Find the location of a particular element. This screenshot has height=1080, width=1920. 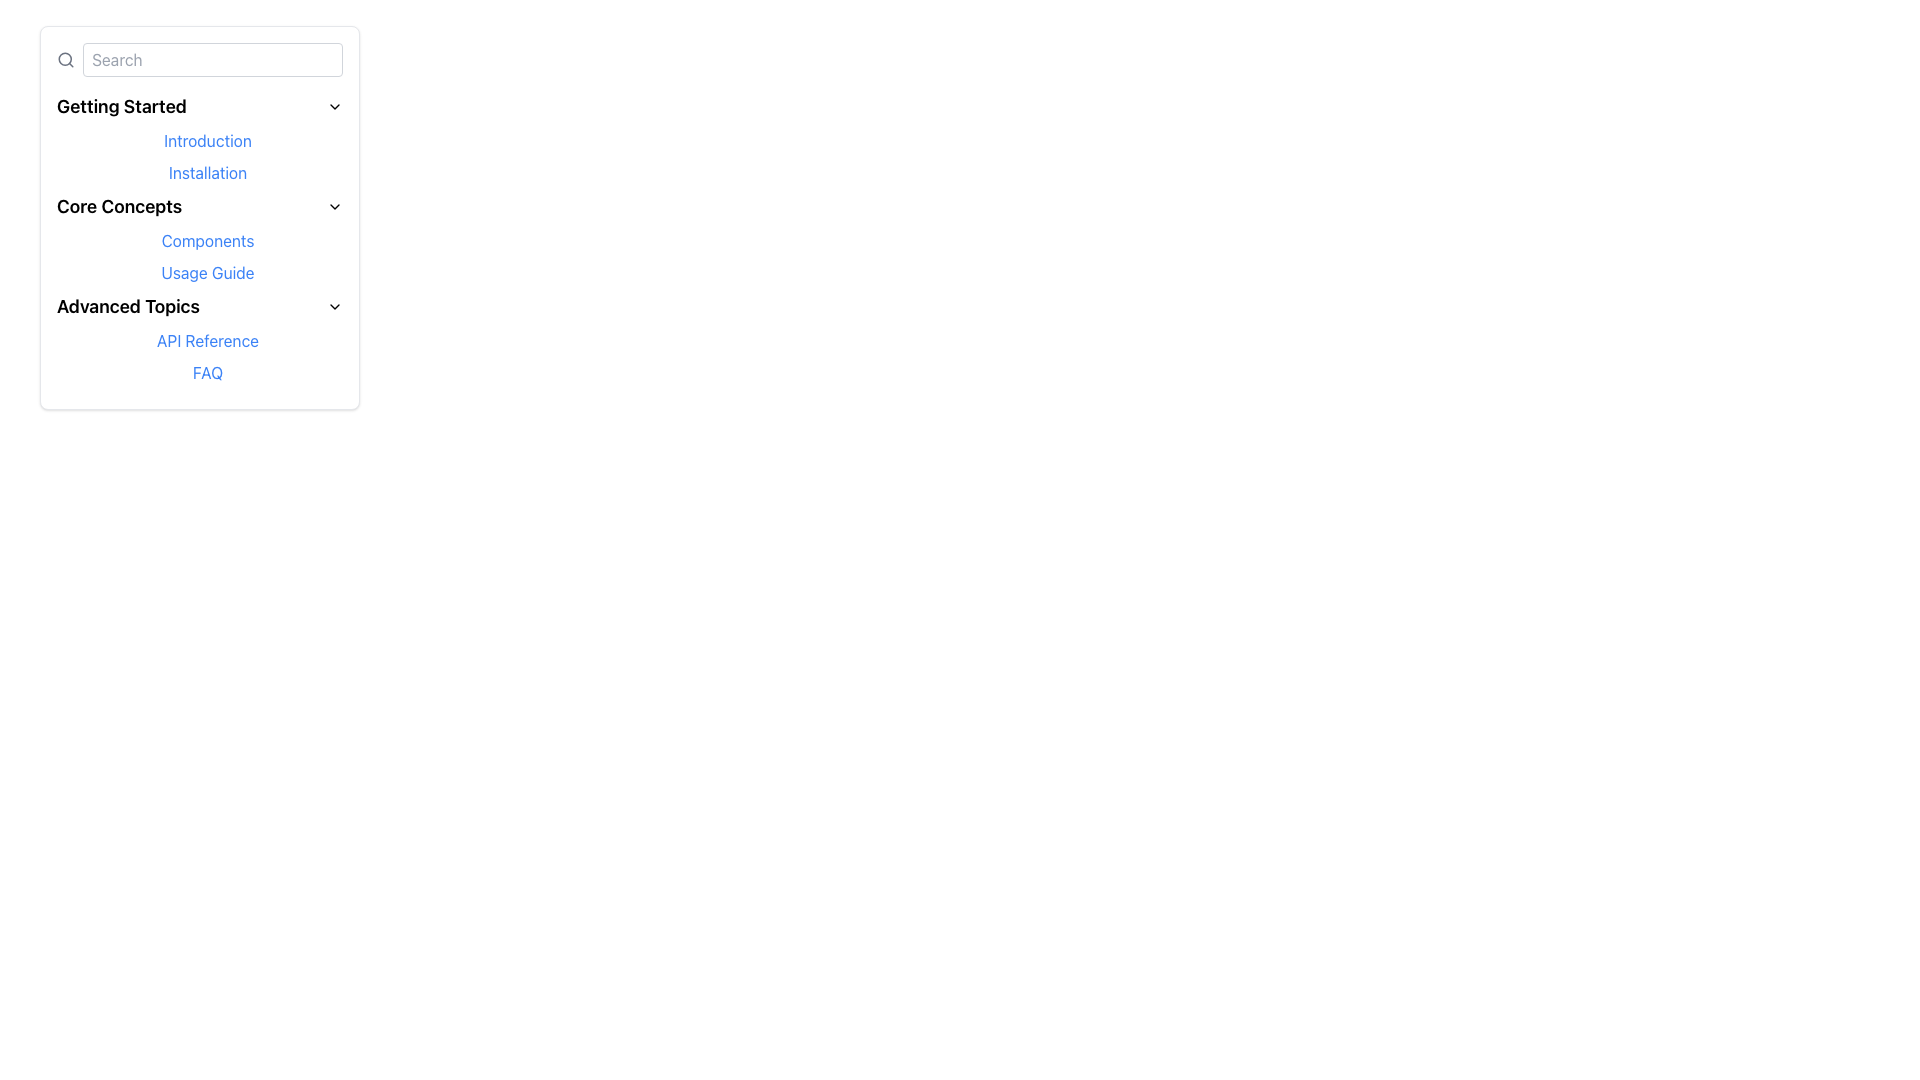

the 'Advanced Topics' text label is located at coordinates (127, 307).